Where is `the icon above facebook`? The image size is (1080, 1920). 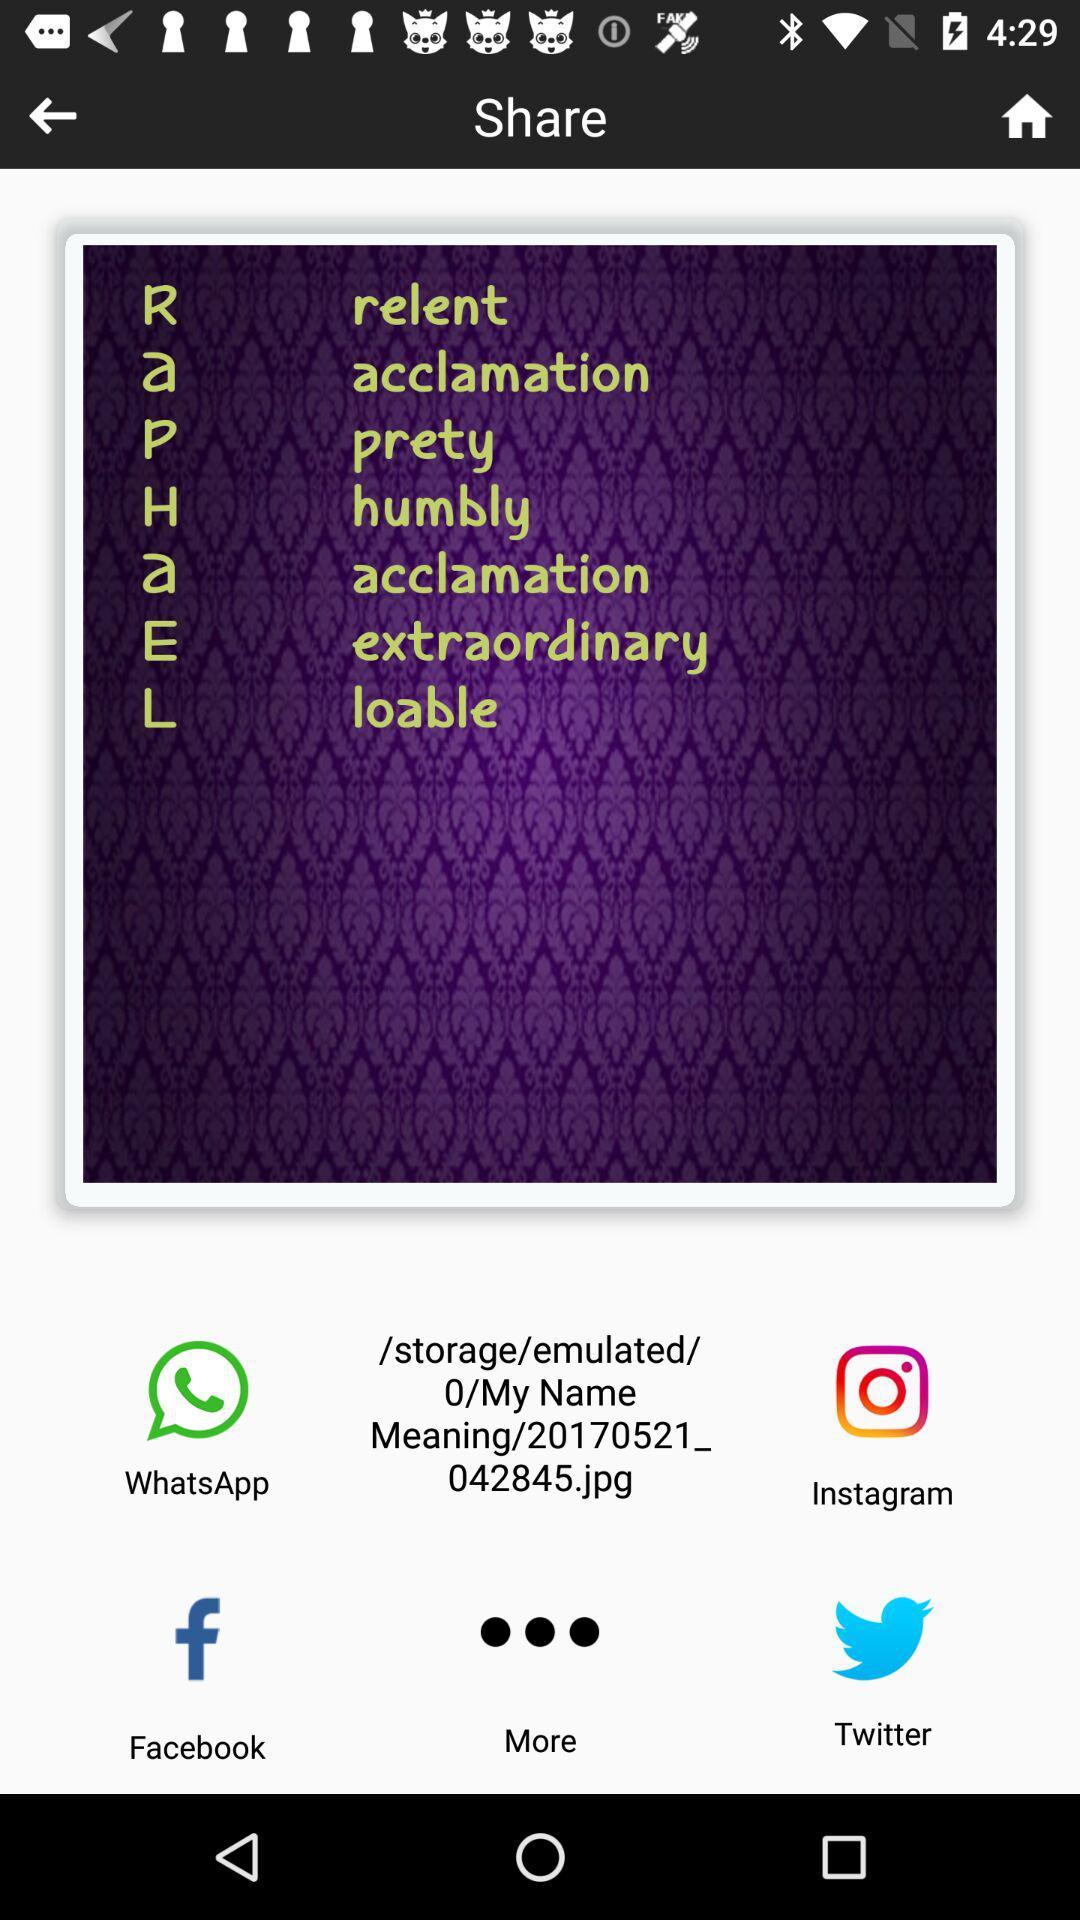
the icon above facebook is located at coordinates (197, 1639).